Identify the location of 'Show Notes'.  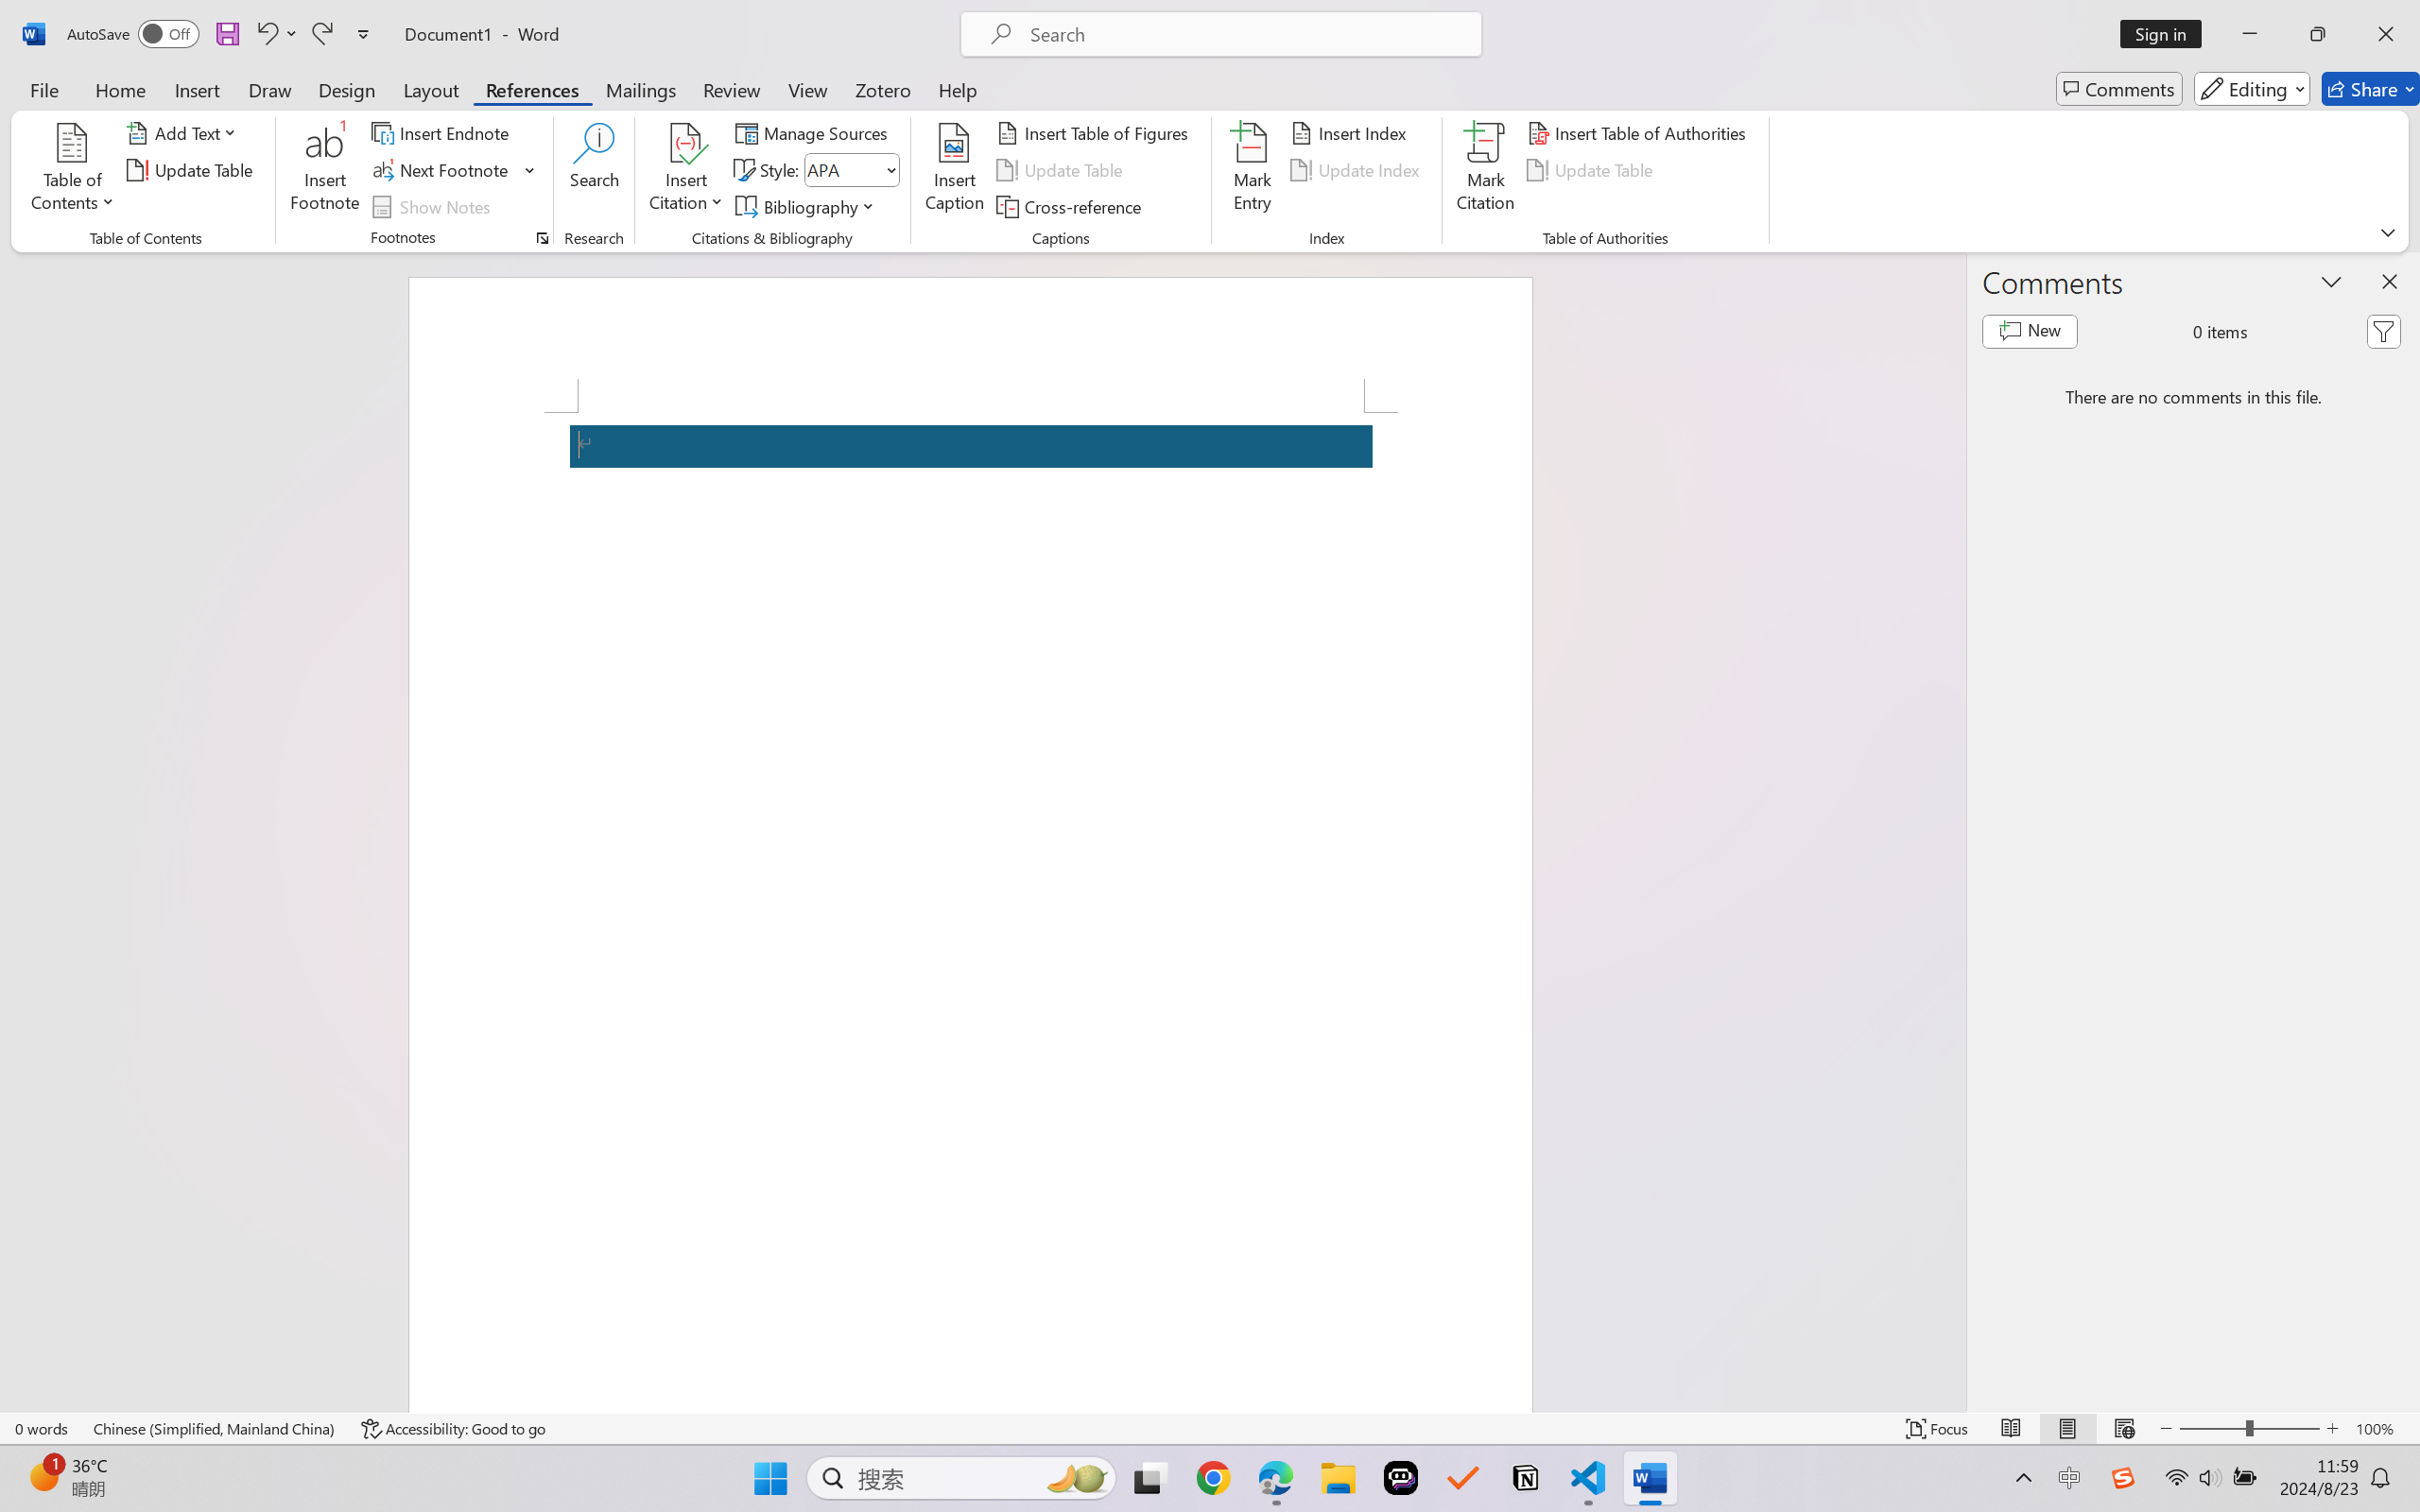
(434, 207).